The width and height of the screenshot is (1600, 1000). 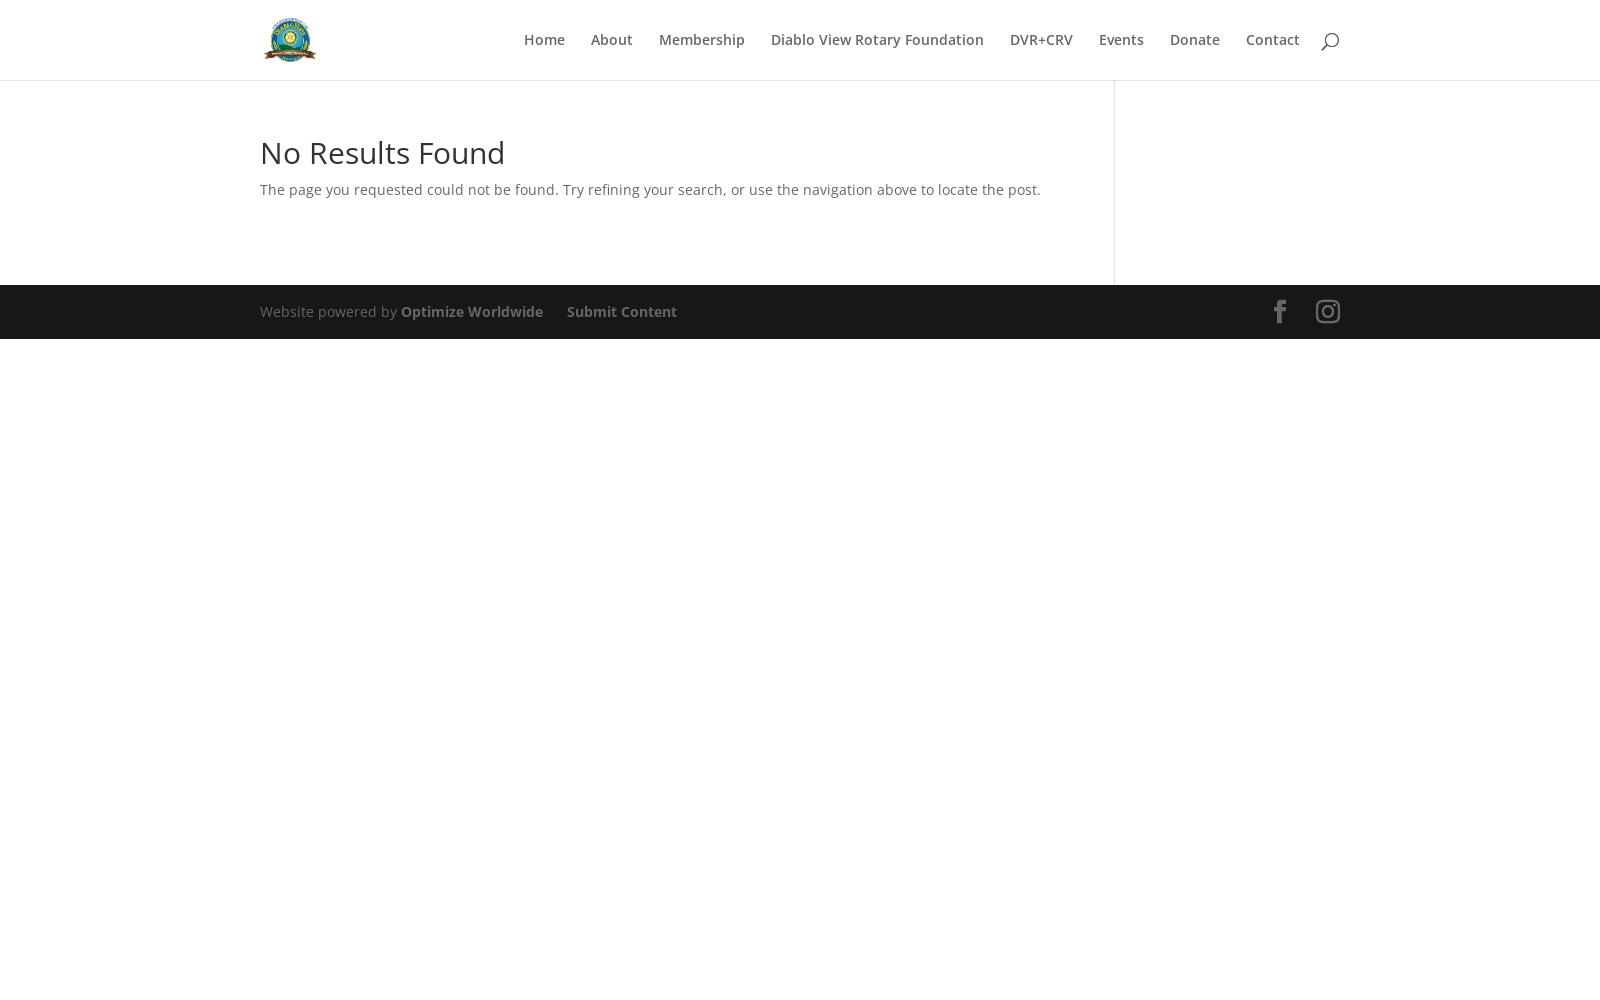 What do you see at coordinates (1121, 39) in the screenshot?
I see `'Events'` at bounding box center [1121, 39].